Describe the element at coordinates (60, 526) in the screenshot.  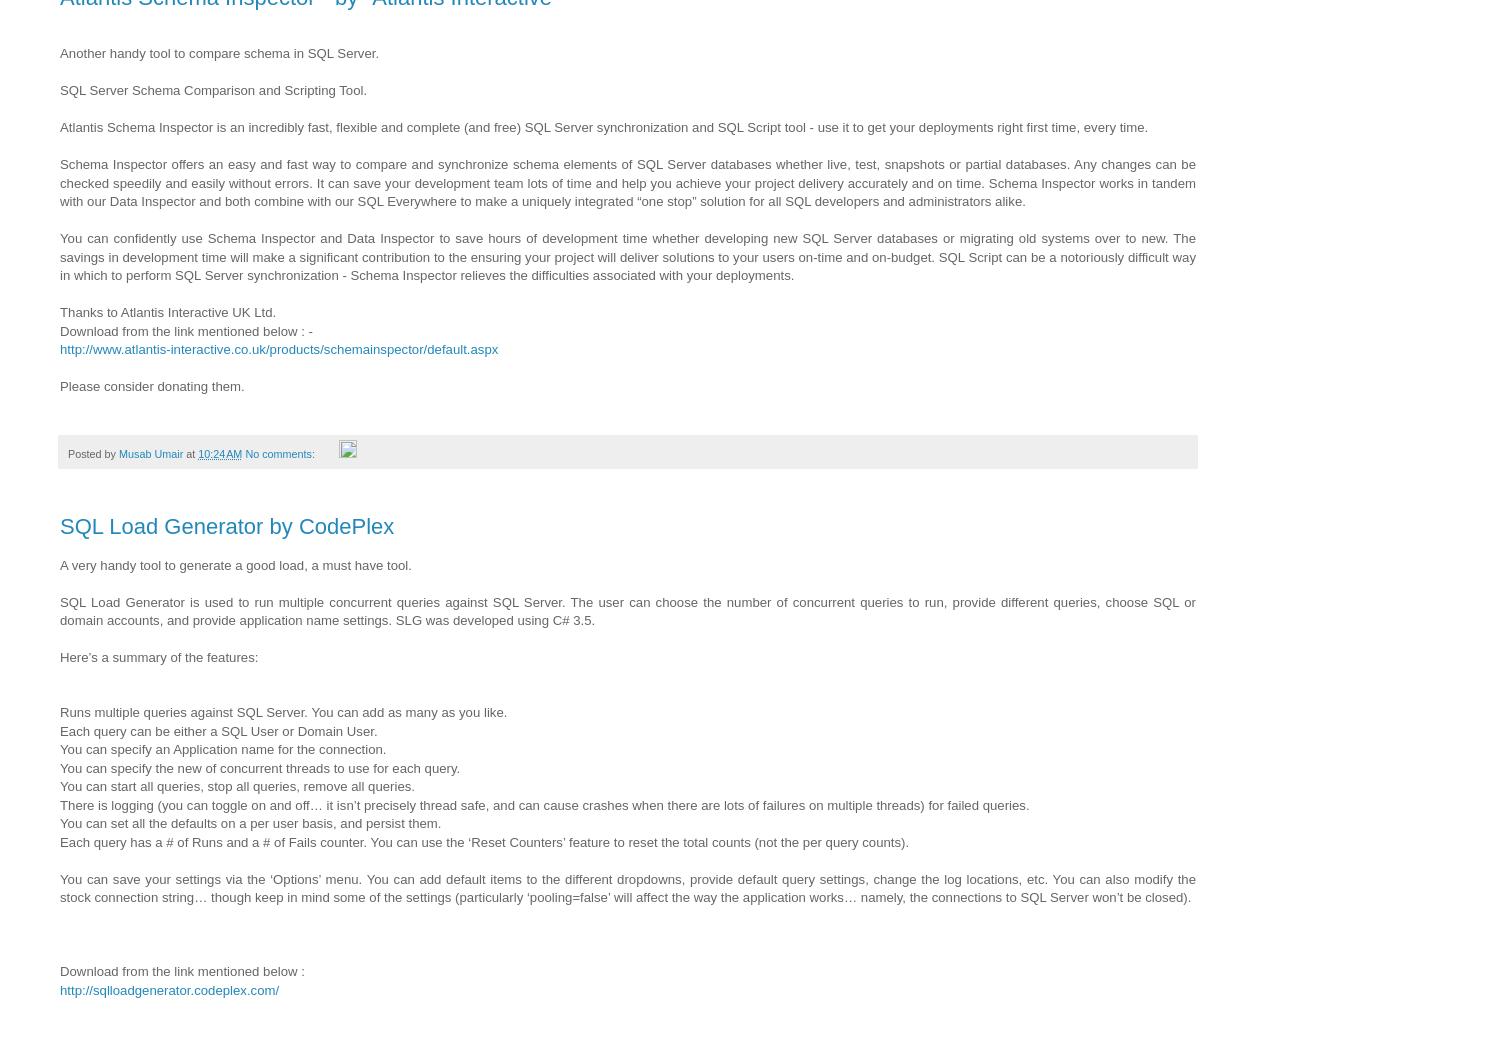
I see `'SQL Load Generator by CodePlex'` at that location.